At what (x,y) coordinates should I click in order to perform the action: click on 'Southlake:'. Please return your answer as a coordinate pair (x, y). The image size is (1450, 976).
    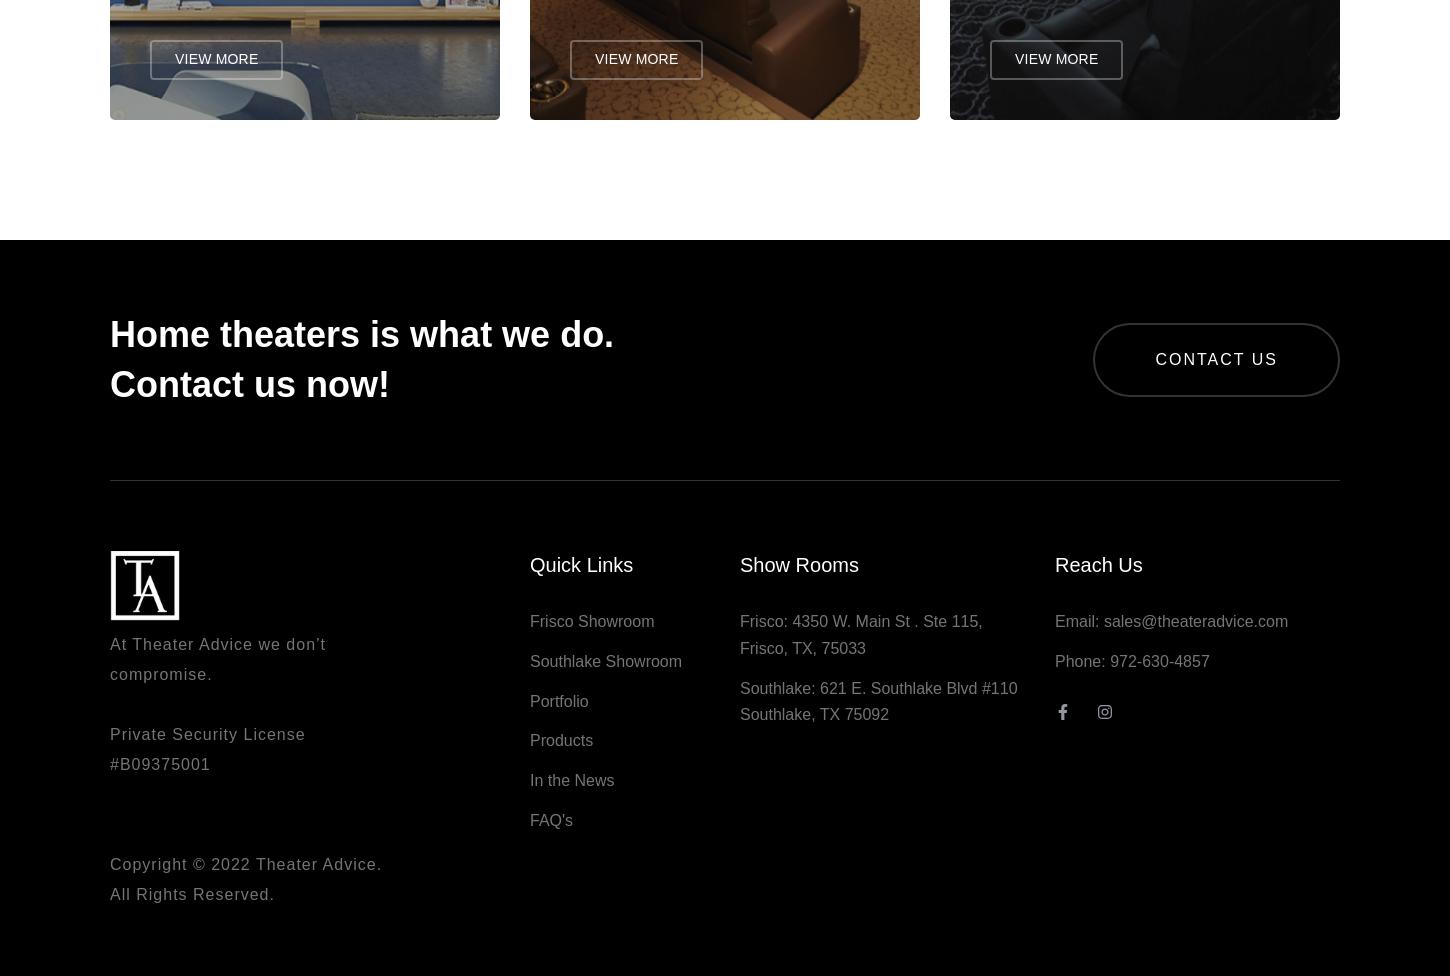
    Looking at the image, I should click on (777, 696).